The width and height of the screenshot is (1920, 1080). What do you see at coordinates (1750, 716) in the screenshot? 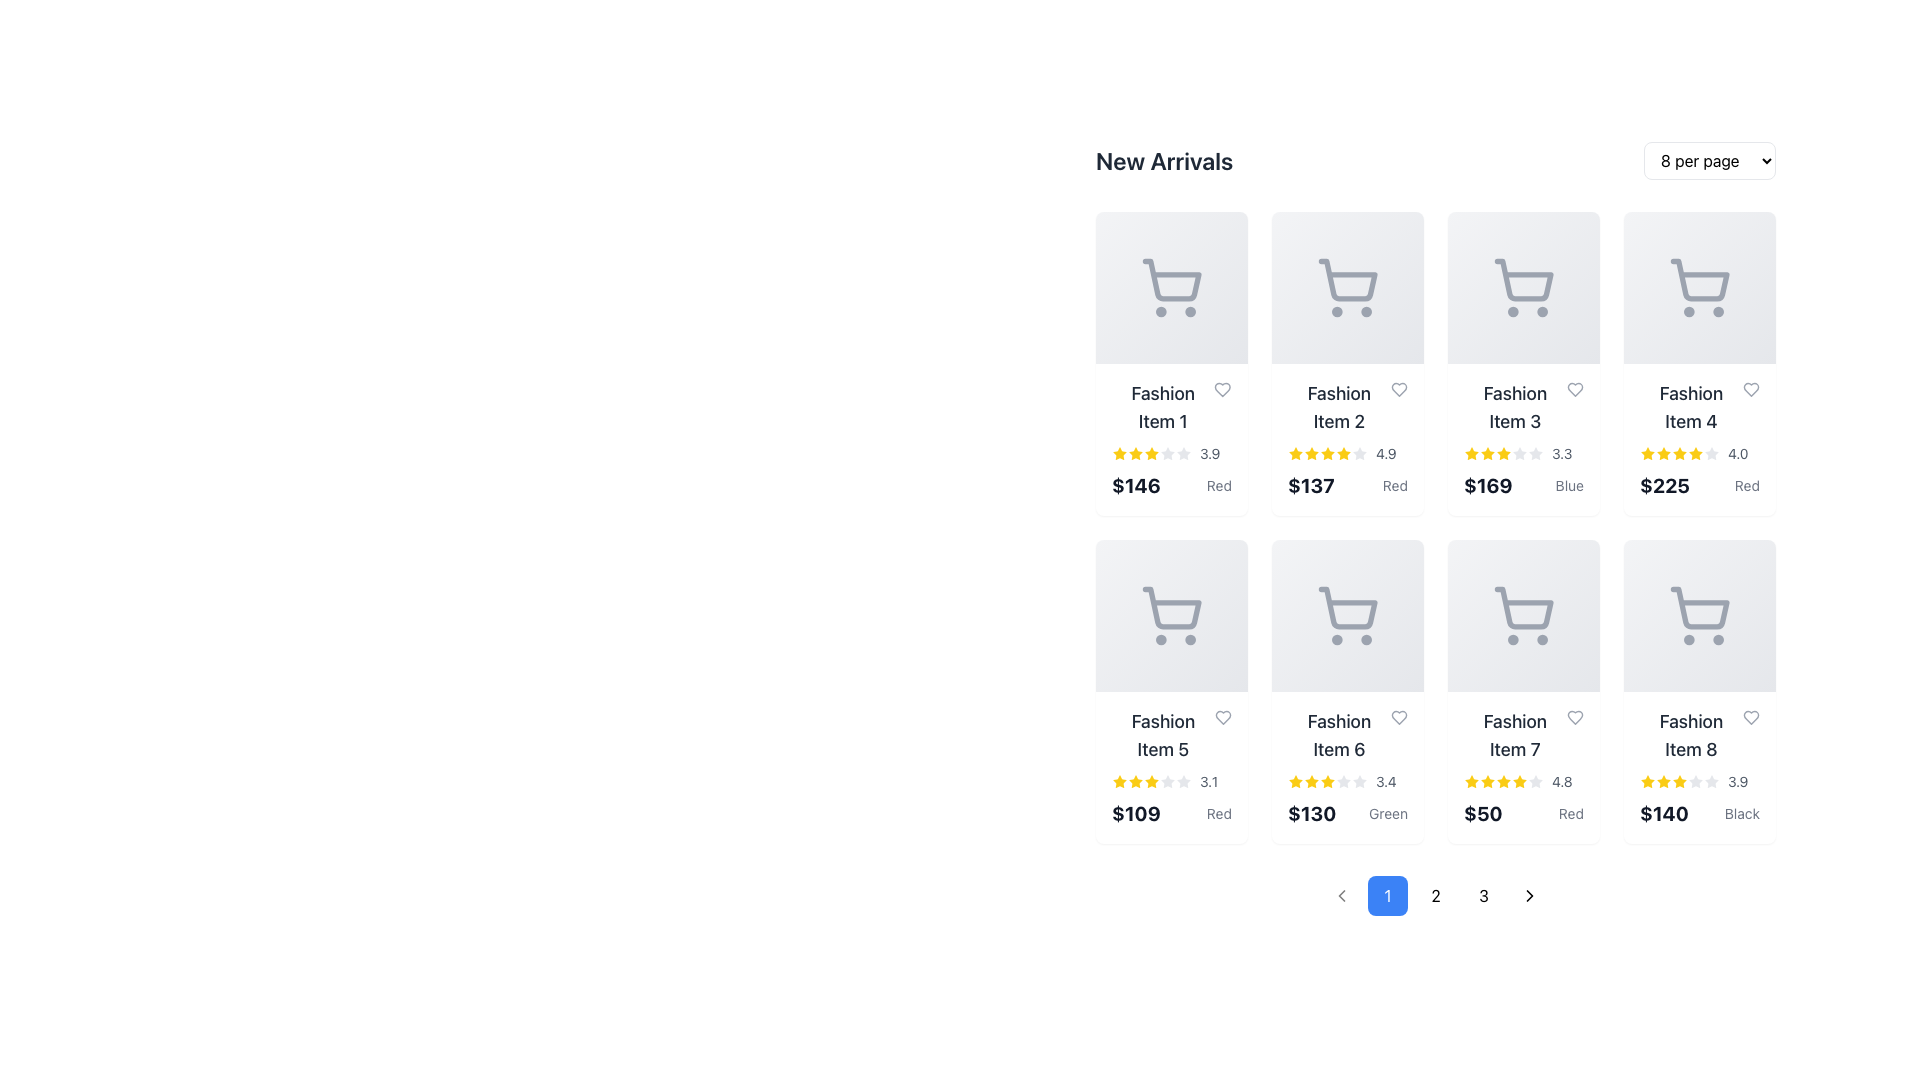
I see `the favorite/like button located to the right of the 'Fashion Item 8' title text within the card labeled 'Fashion Item 8' to change its color` at bounding box center [1750, 716].